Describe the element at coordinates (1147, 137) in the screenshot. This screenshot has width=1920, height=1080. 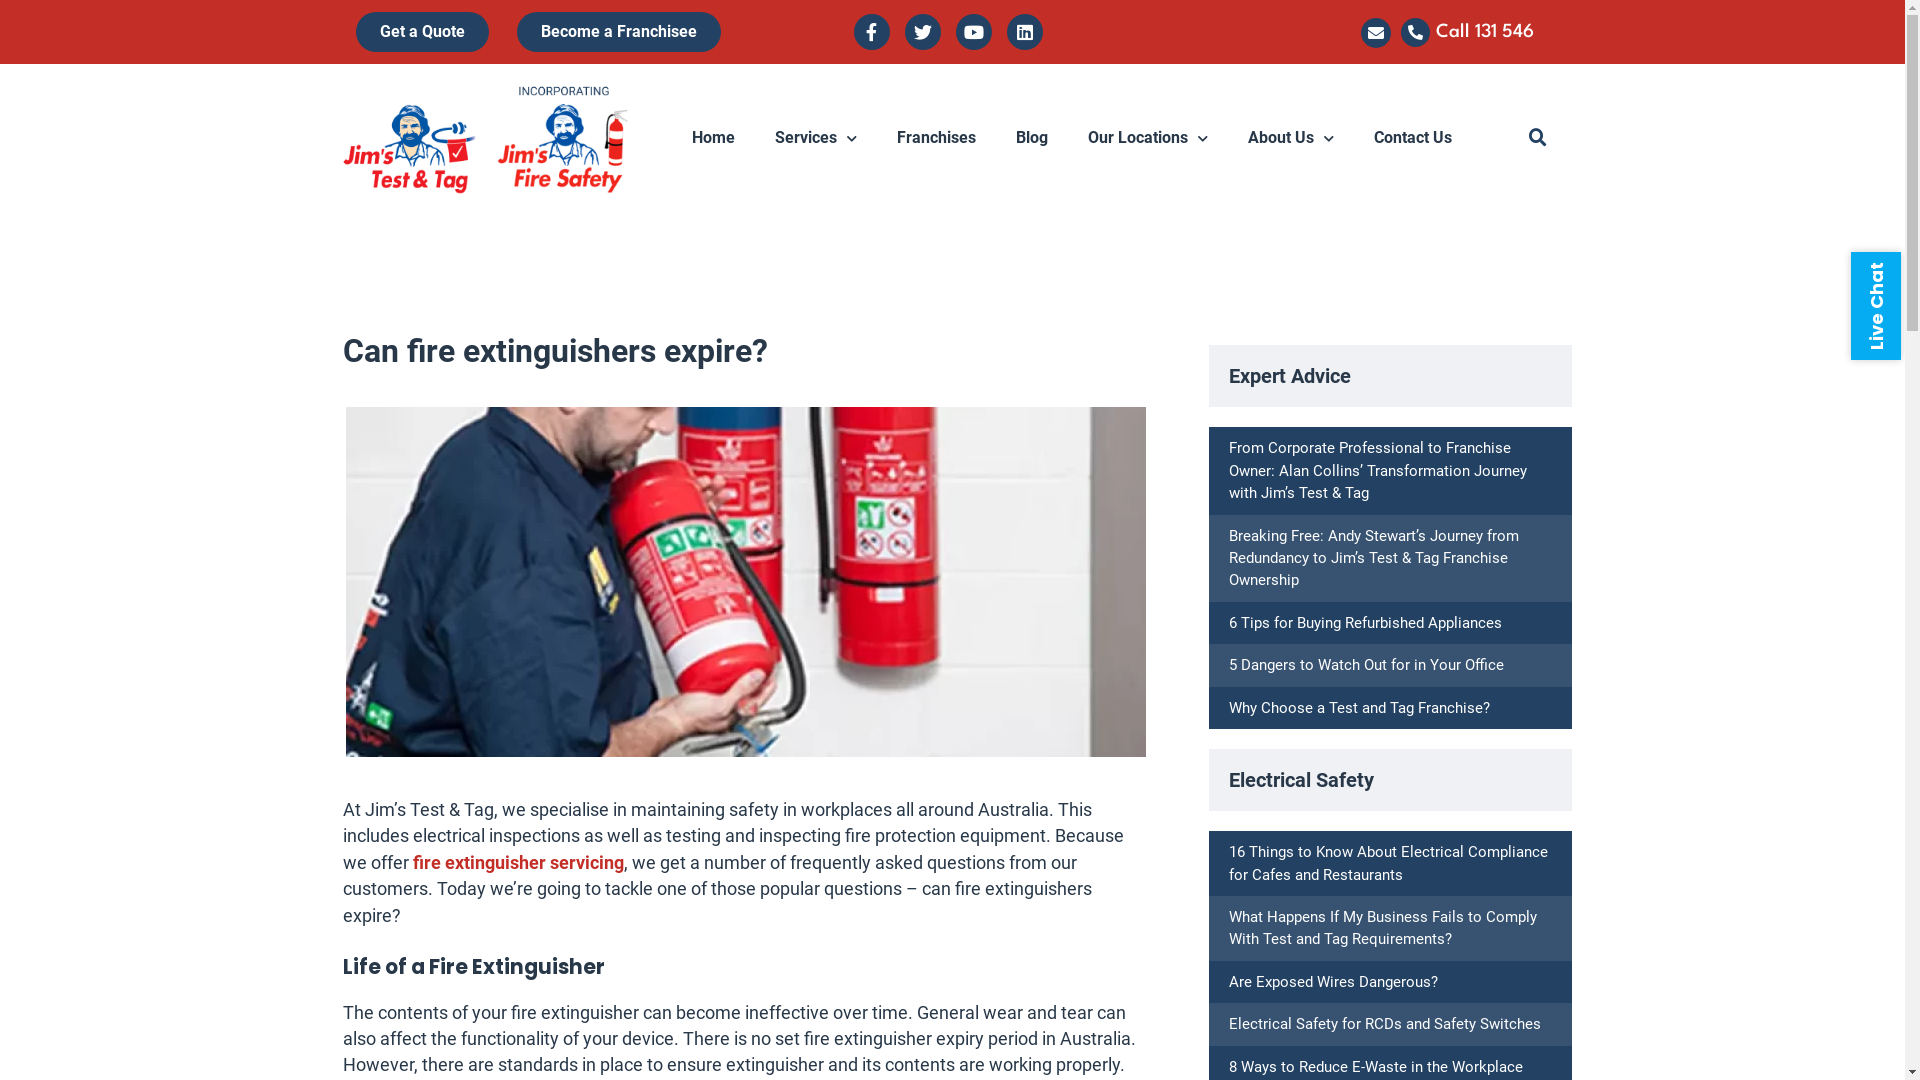
I see `'Our Locations'` at that location.